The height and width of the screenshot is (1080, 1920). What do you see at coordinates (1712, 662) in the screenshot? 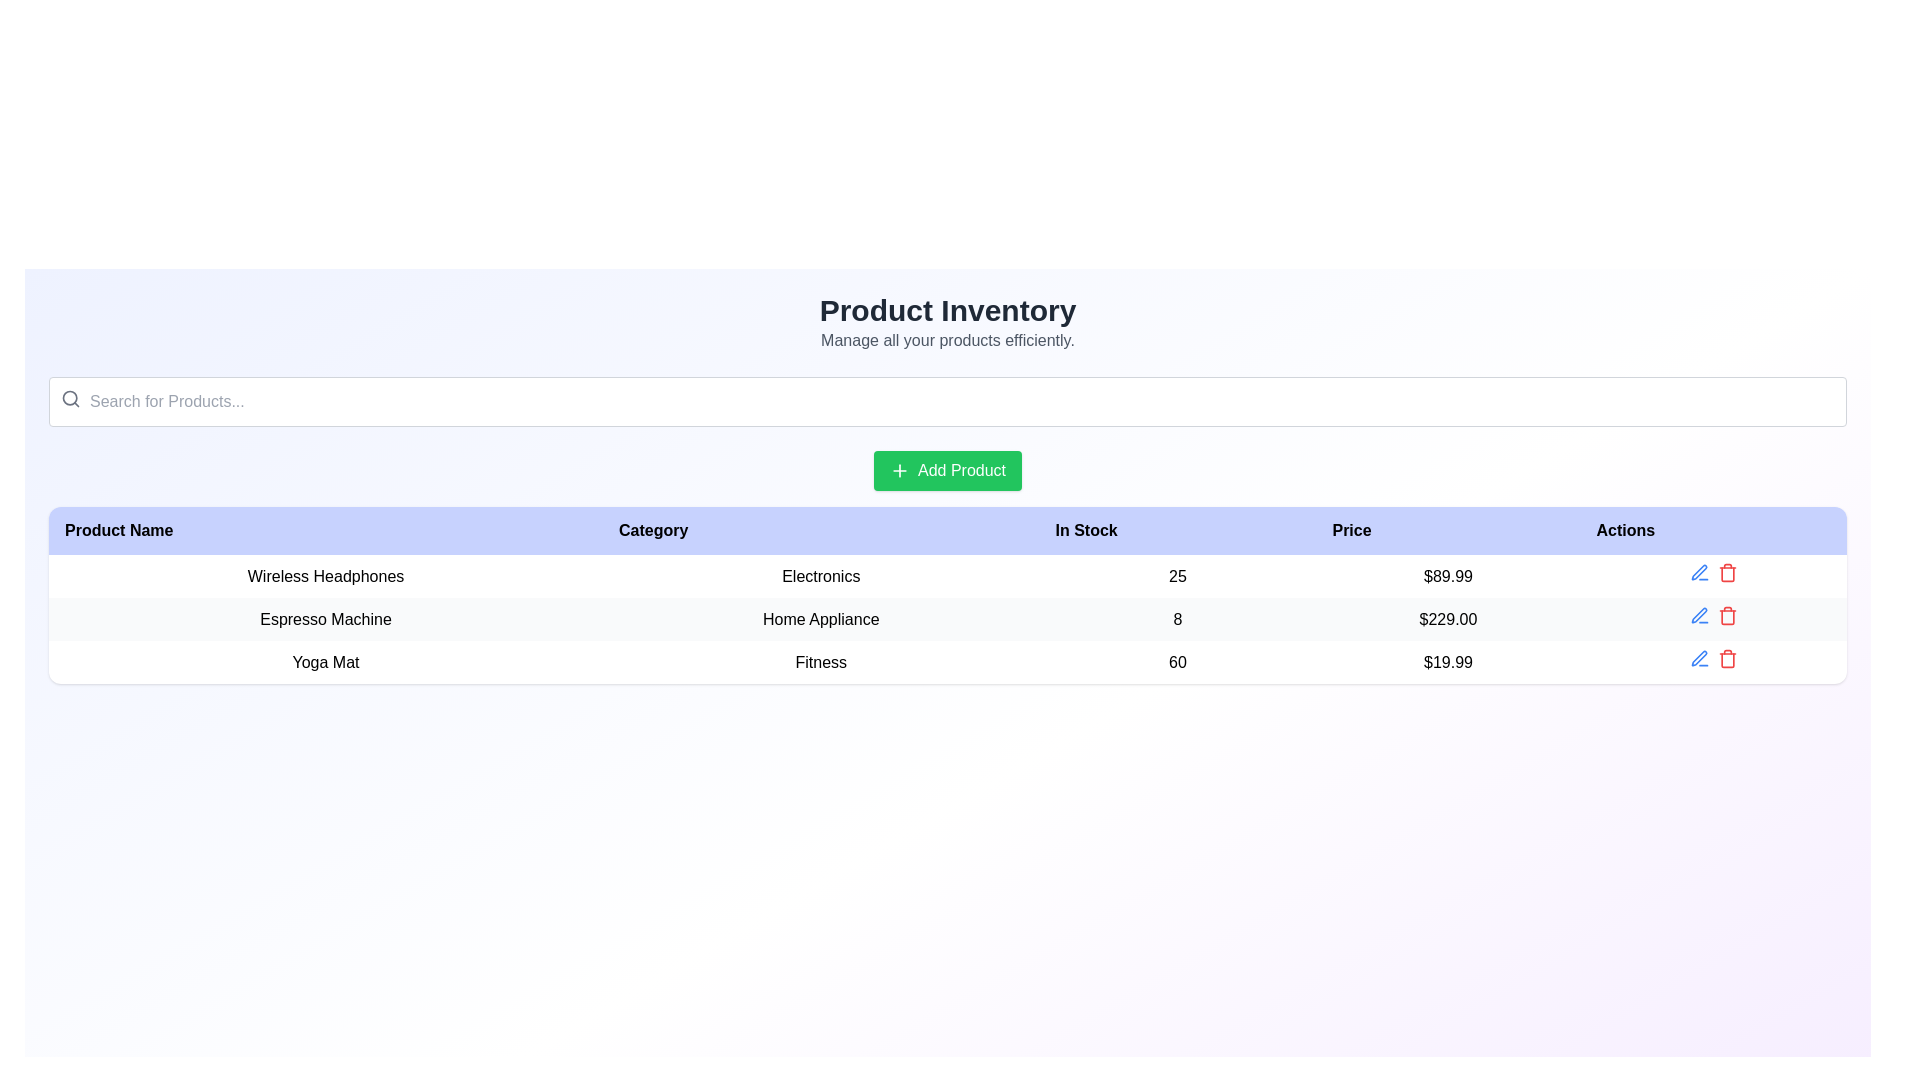
I see `the delete icon in the Actions column of the last row for the Yoga Mat entry in the Product Inventory table` at bounding box center [1712, 662].